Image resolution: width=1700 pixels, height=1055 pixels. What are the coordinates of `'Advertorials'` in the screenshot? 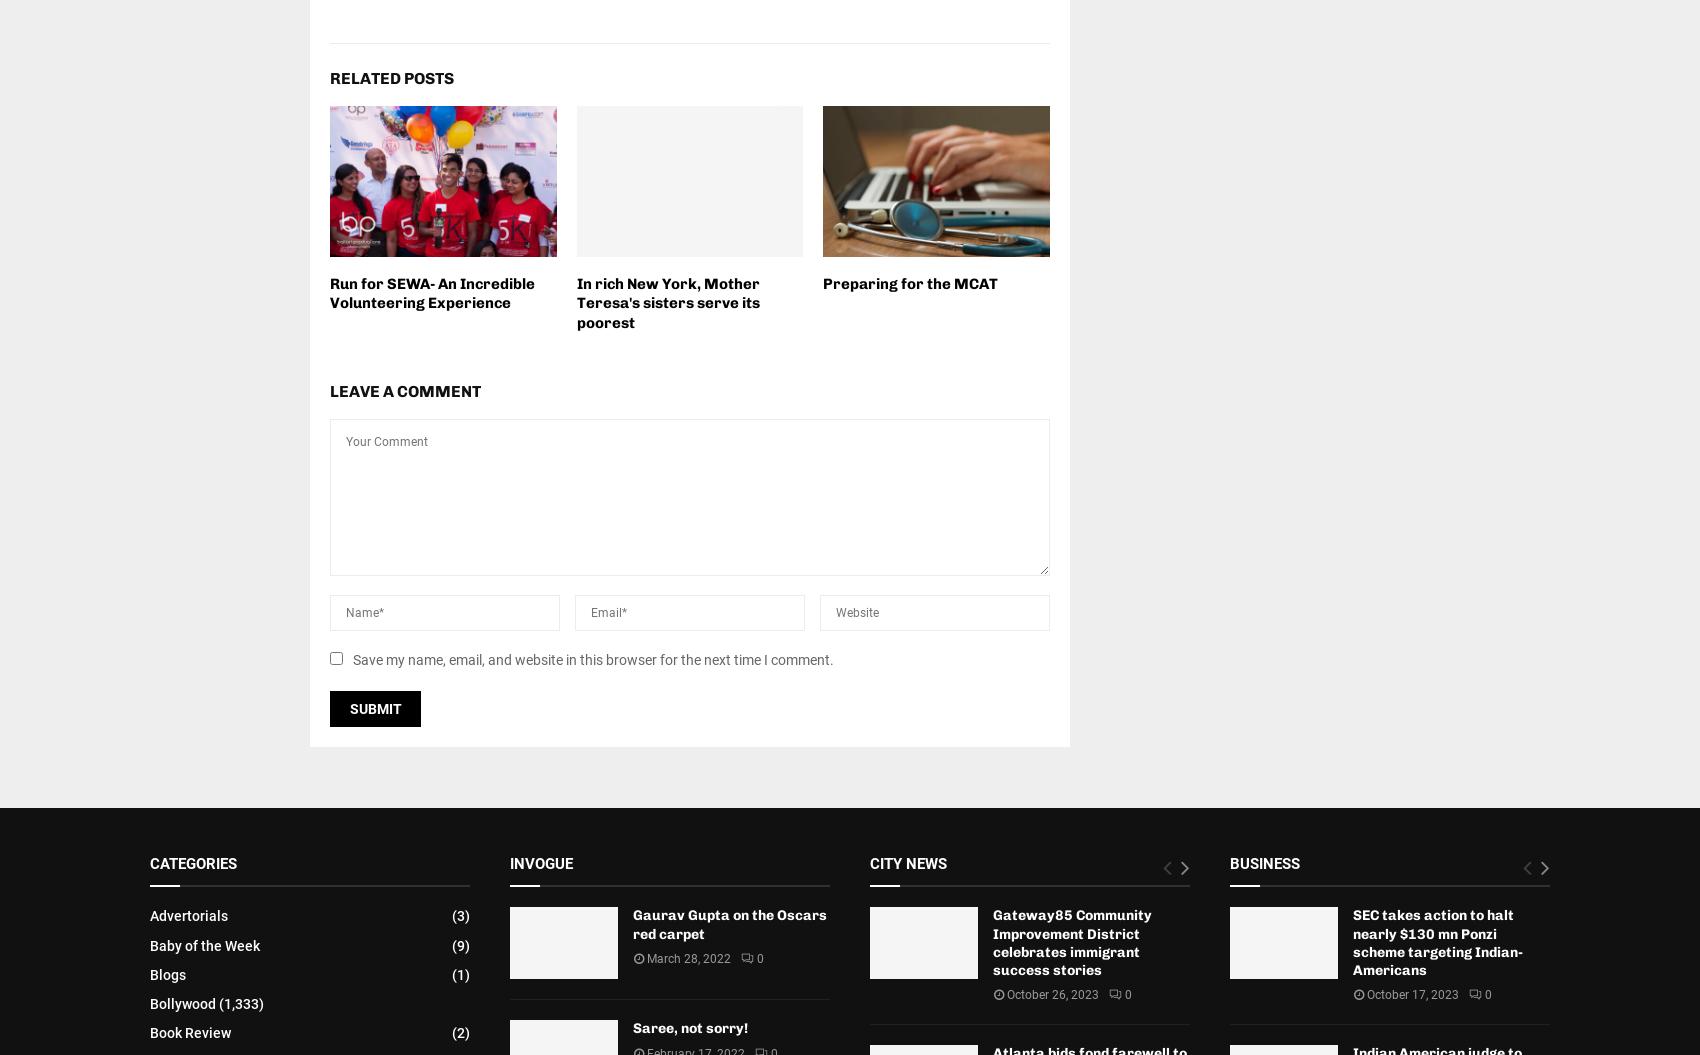 It's located at (188, 914).